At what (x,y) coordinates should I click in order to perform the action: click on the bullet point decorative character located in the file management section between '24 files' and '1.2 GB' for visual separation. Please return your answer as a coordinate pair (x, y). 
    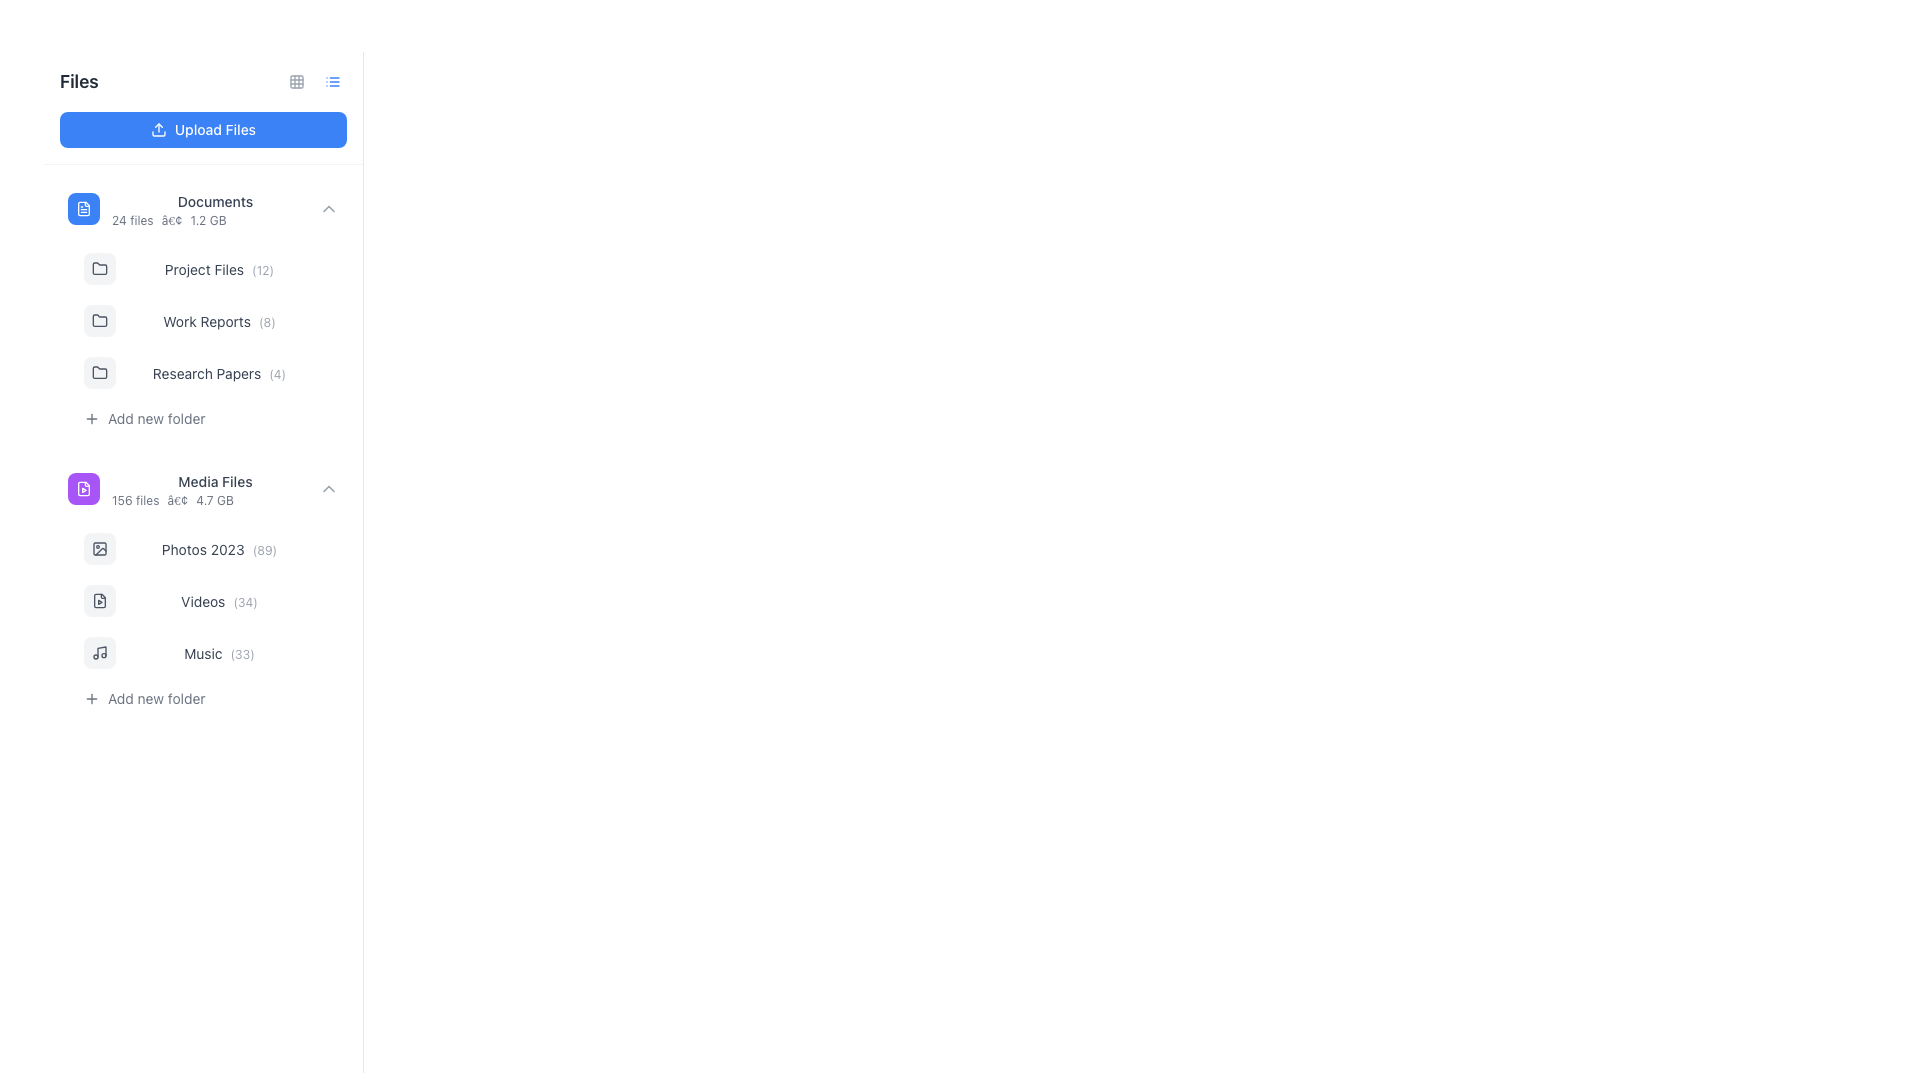
    Looking at the image, I should click on (172, 220).